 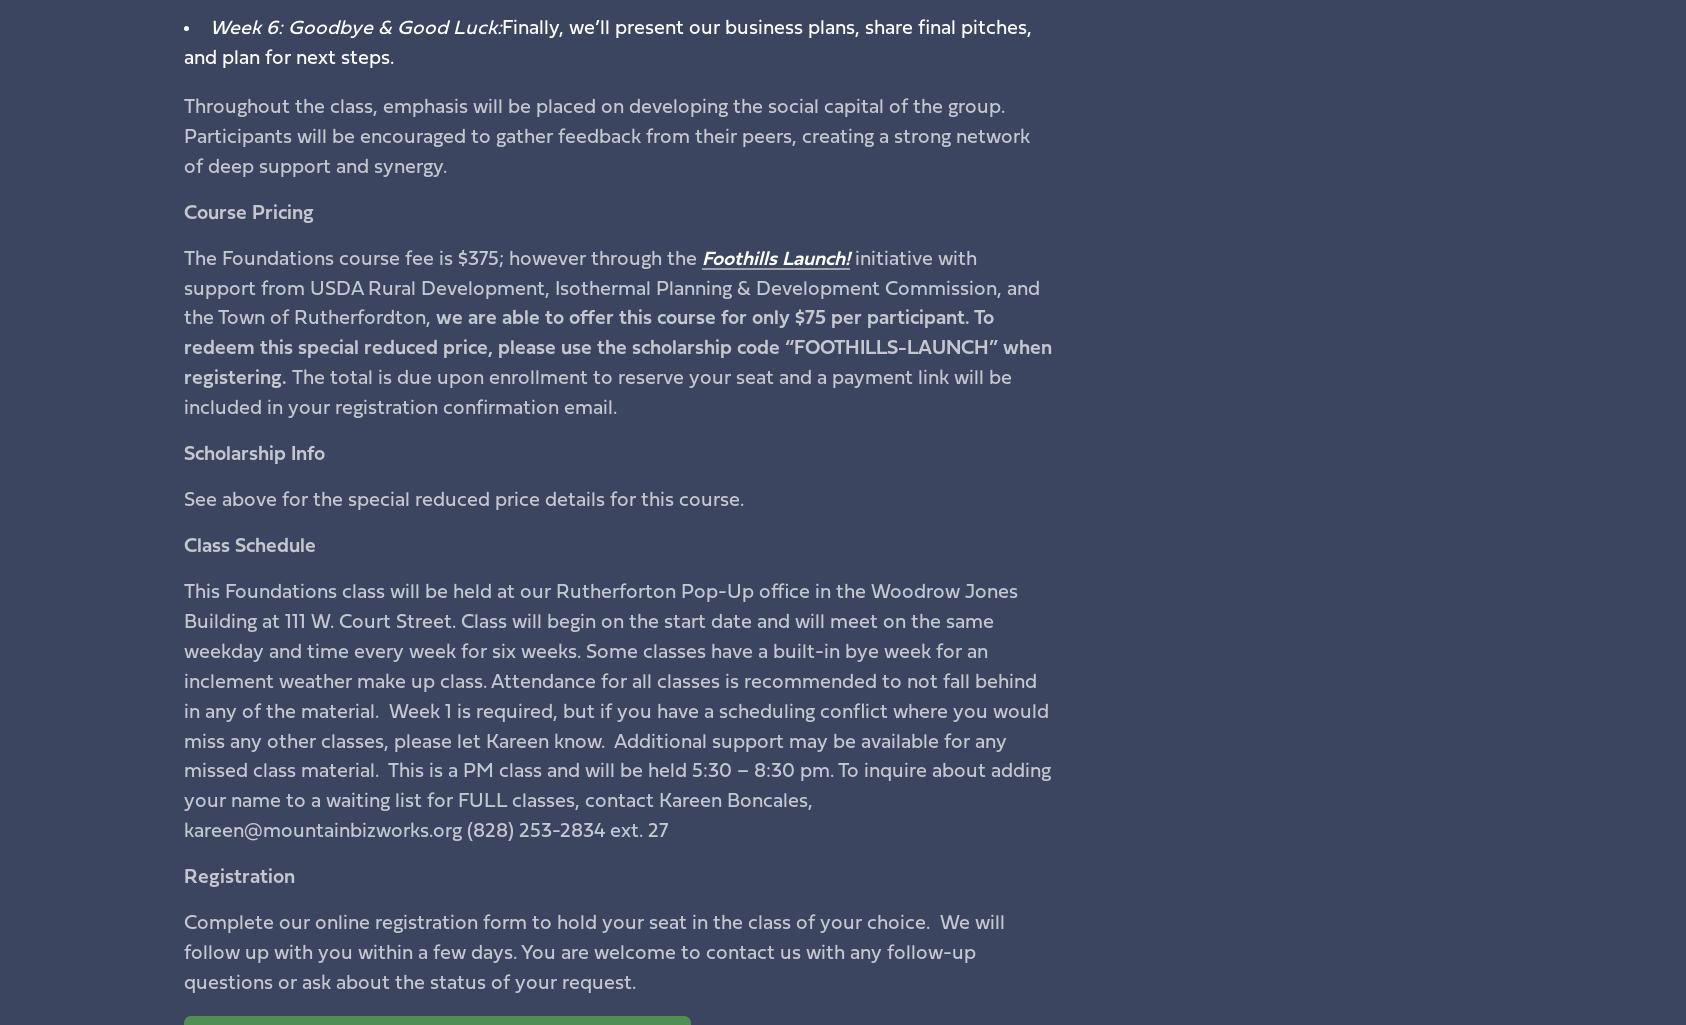 What do you see at coordinates (249, 546) in the screenshot?
I see `'Class Schedule'` at bounding box center [249, 546].